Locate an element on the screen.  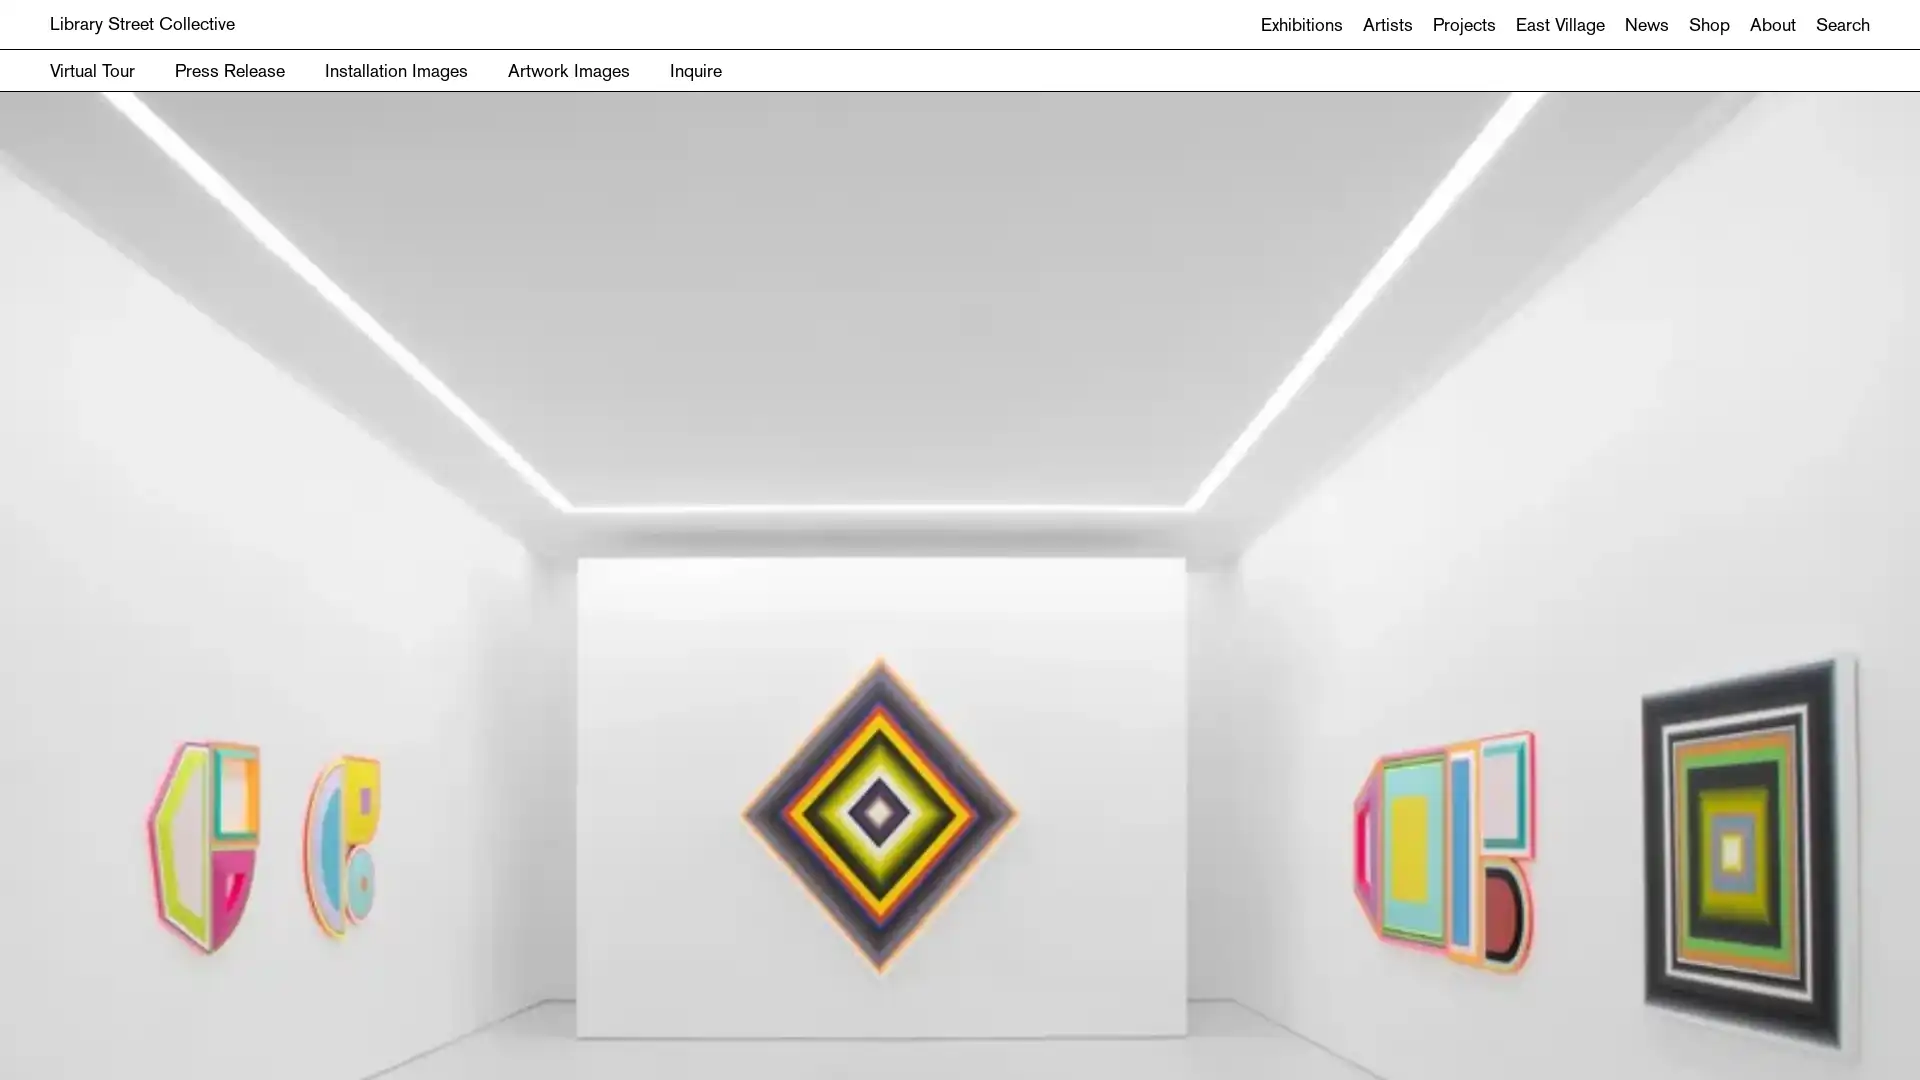
Inquire is located at coordinates (696, 69).